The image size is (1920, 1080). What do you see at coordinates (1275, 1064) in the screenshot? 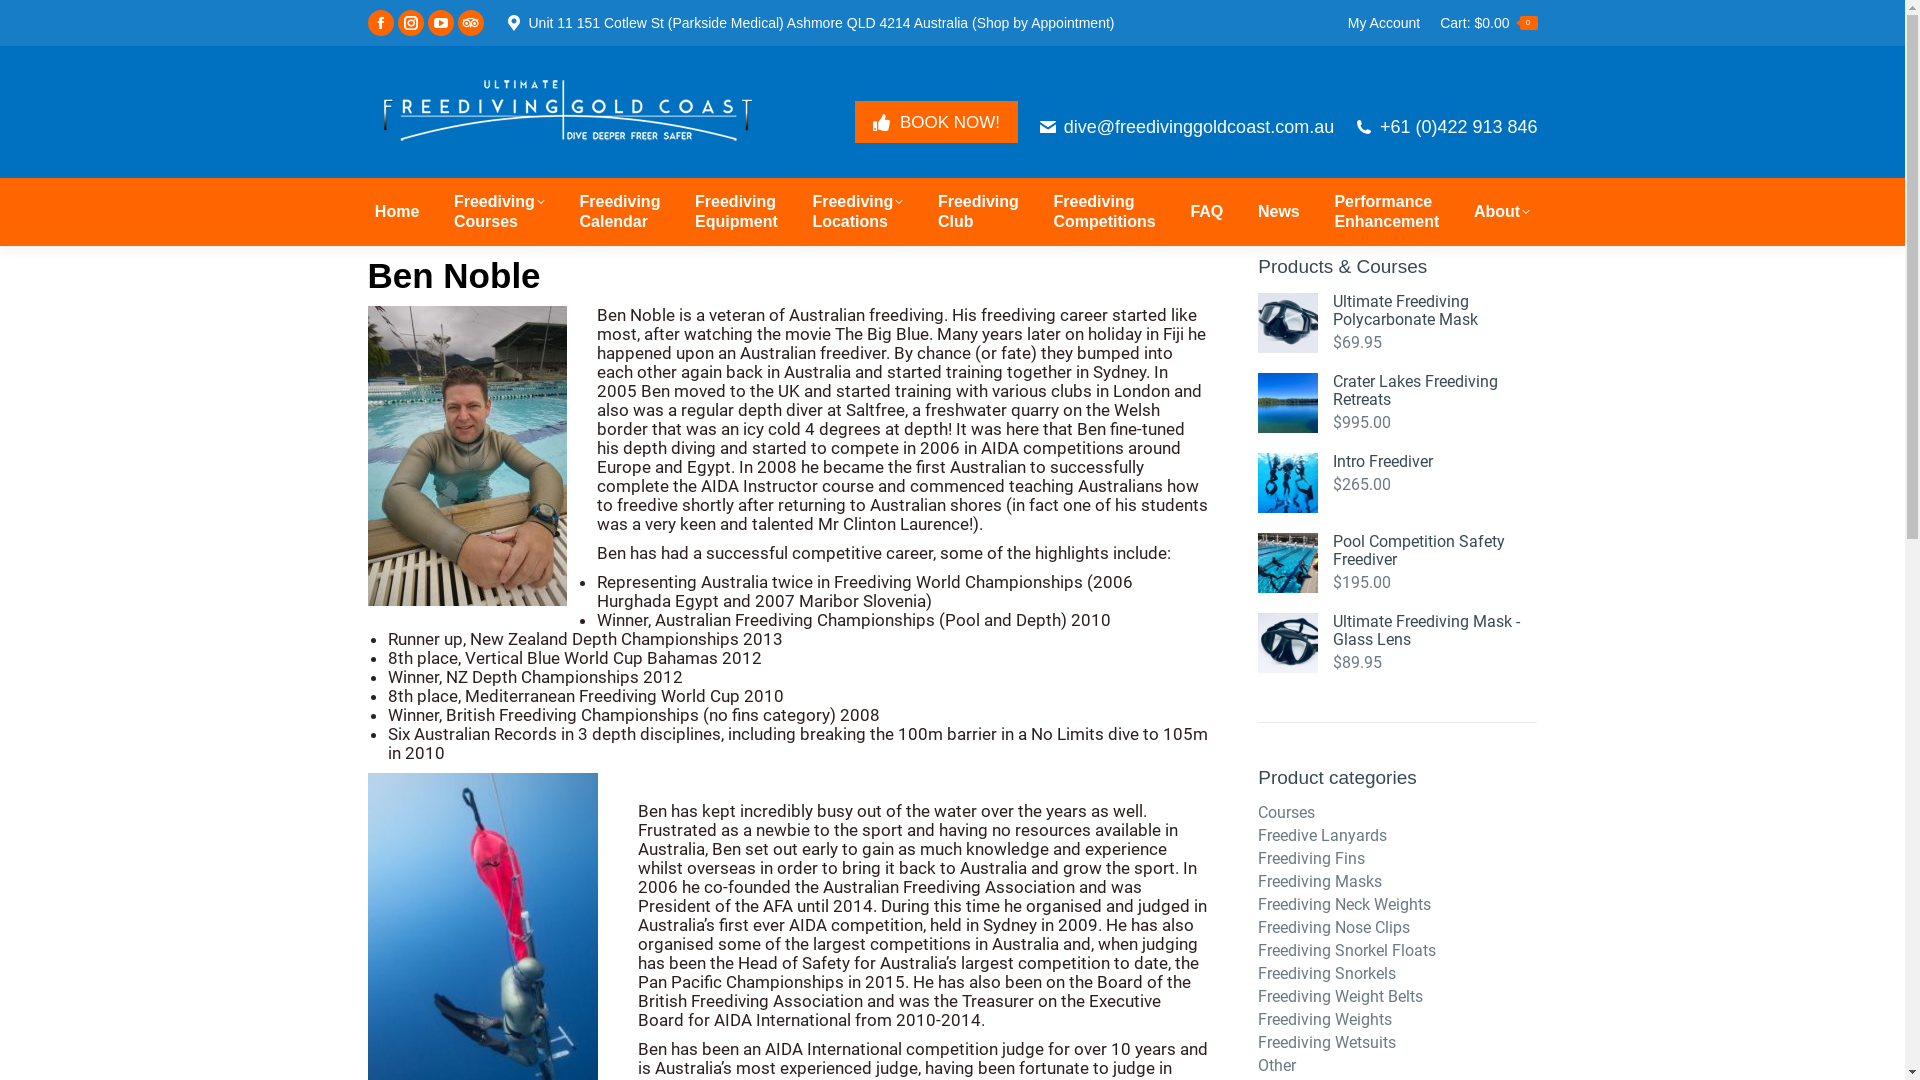
I see `'Other'` at bounding box center [1275, 1064].